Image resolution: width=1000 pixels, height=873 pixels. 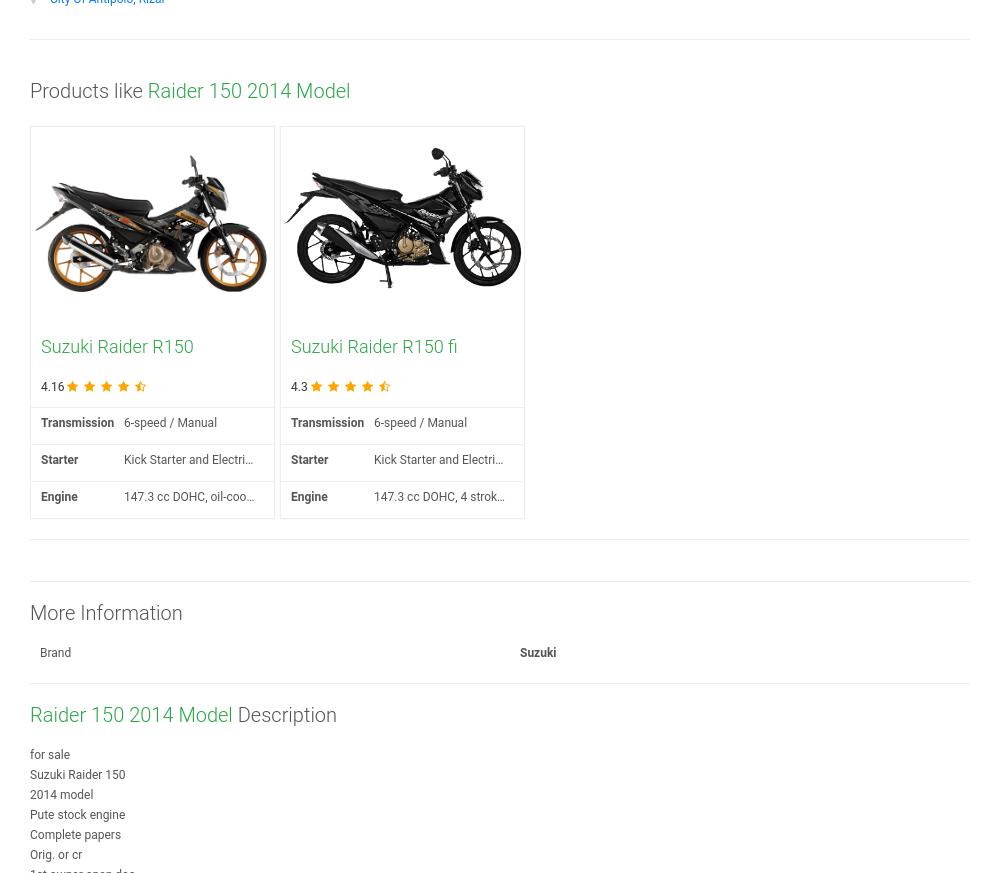 I want to click on 'Suzuki Raider 150', so click(x=30, y=773).